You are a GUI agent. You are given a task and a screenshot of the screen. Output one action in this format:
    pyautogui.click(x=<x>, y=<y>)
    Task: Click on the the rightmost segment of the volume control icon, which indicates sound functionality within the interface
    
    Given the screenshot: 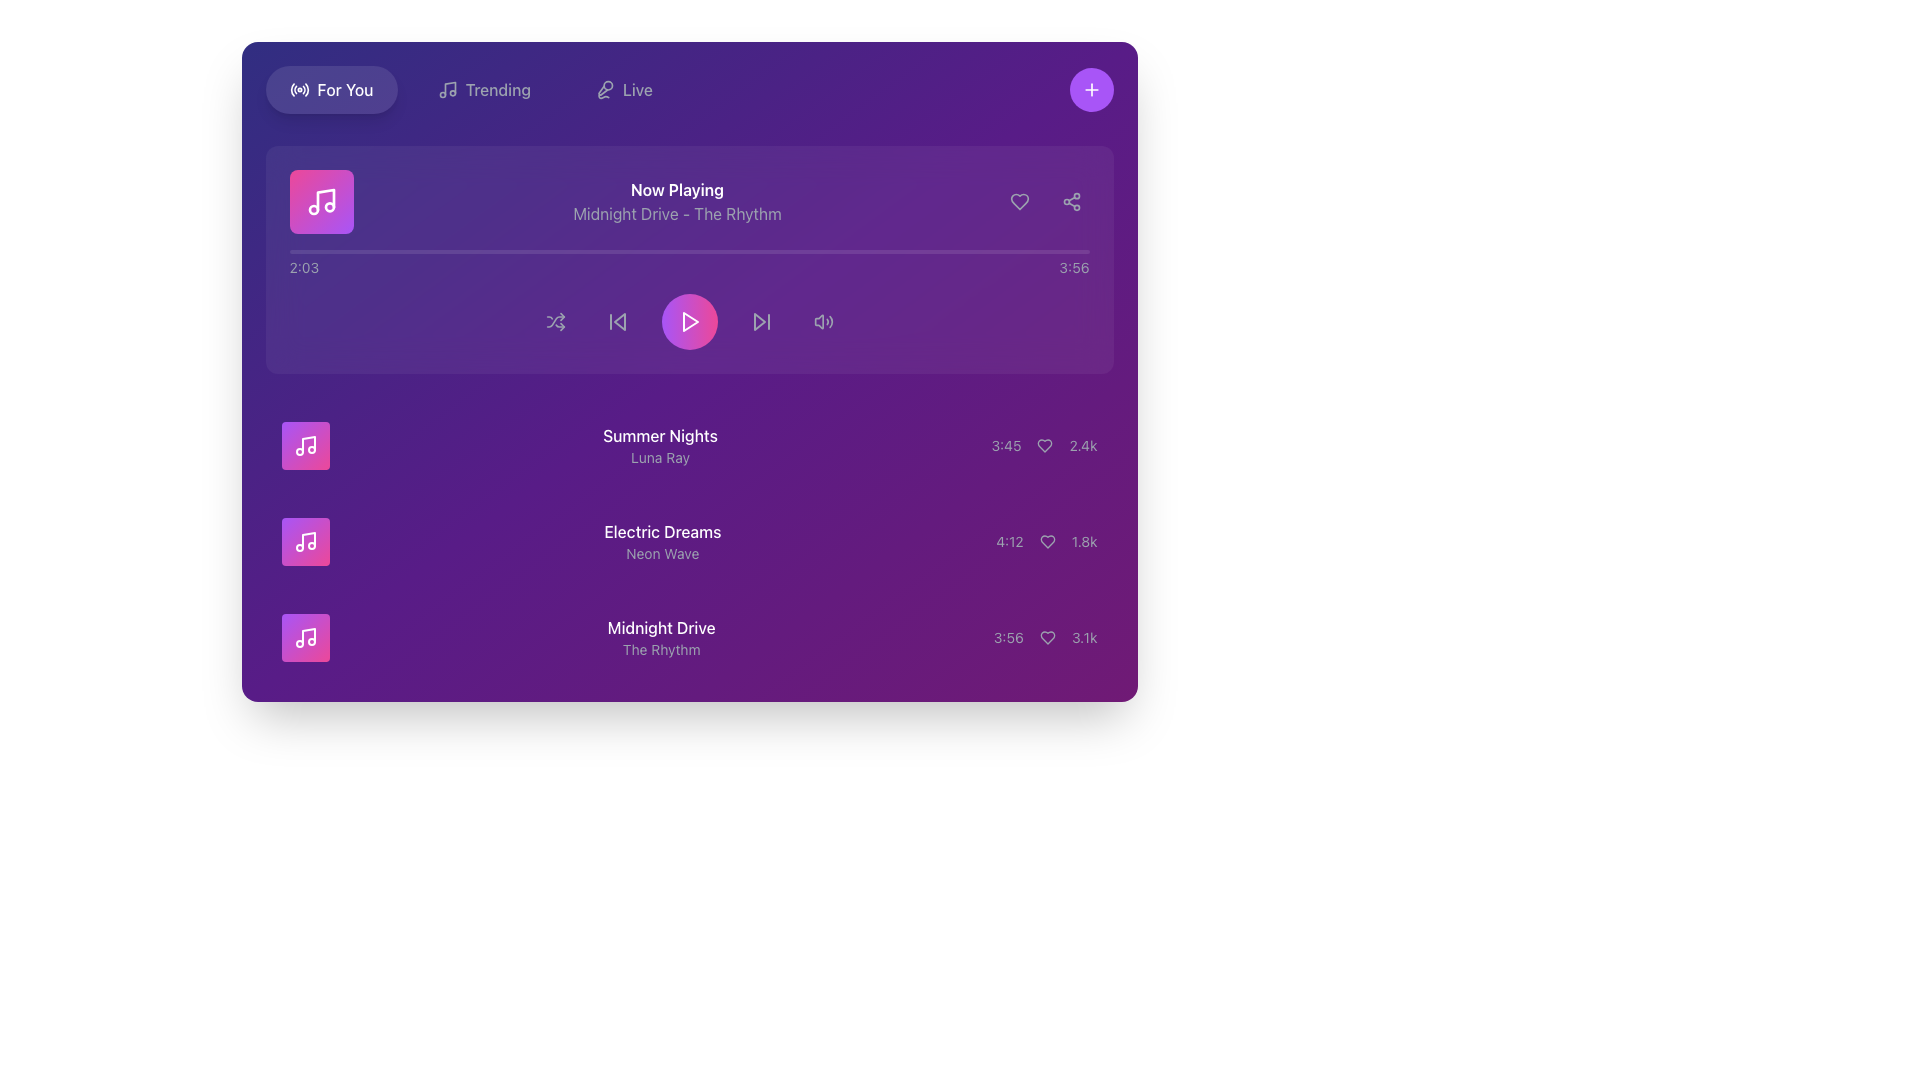 What is the action you would take?
    pyautogui.click(x=830, y=320)
    